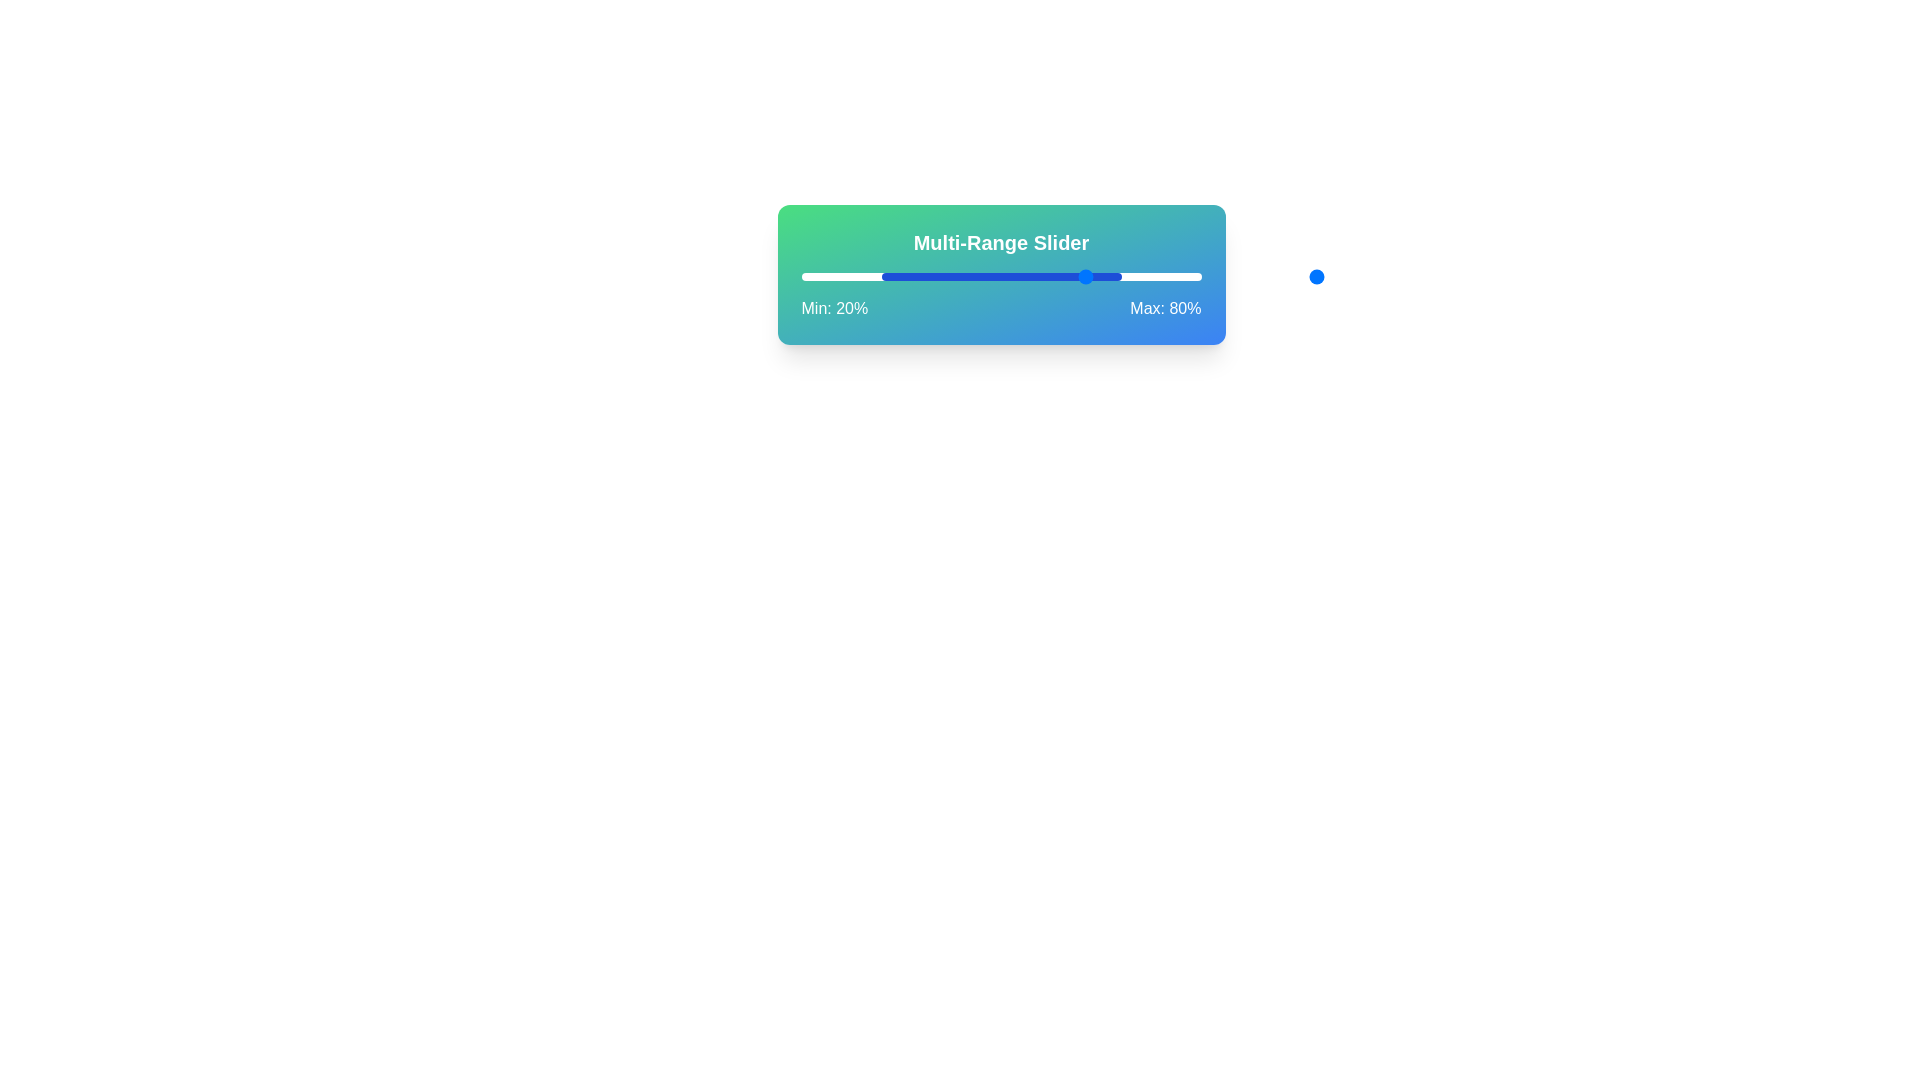 This screenshot has width=1920, height=1080. Describe the element at coordinates (1068, 277) in the screenshot. I see `the slider` at that location.